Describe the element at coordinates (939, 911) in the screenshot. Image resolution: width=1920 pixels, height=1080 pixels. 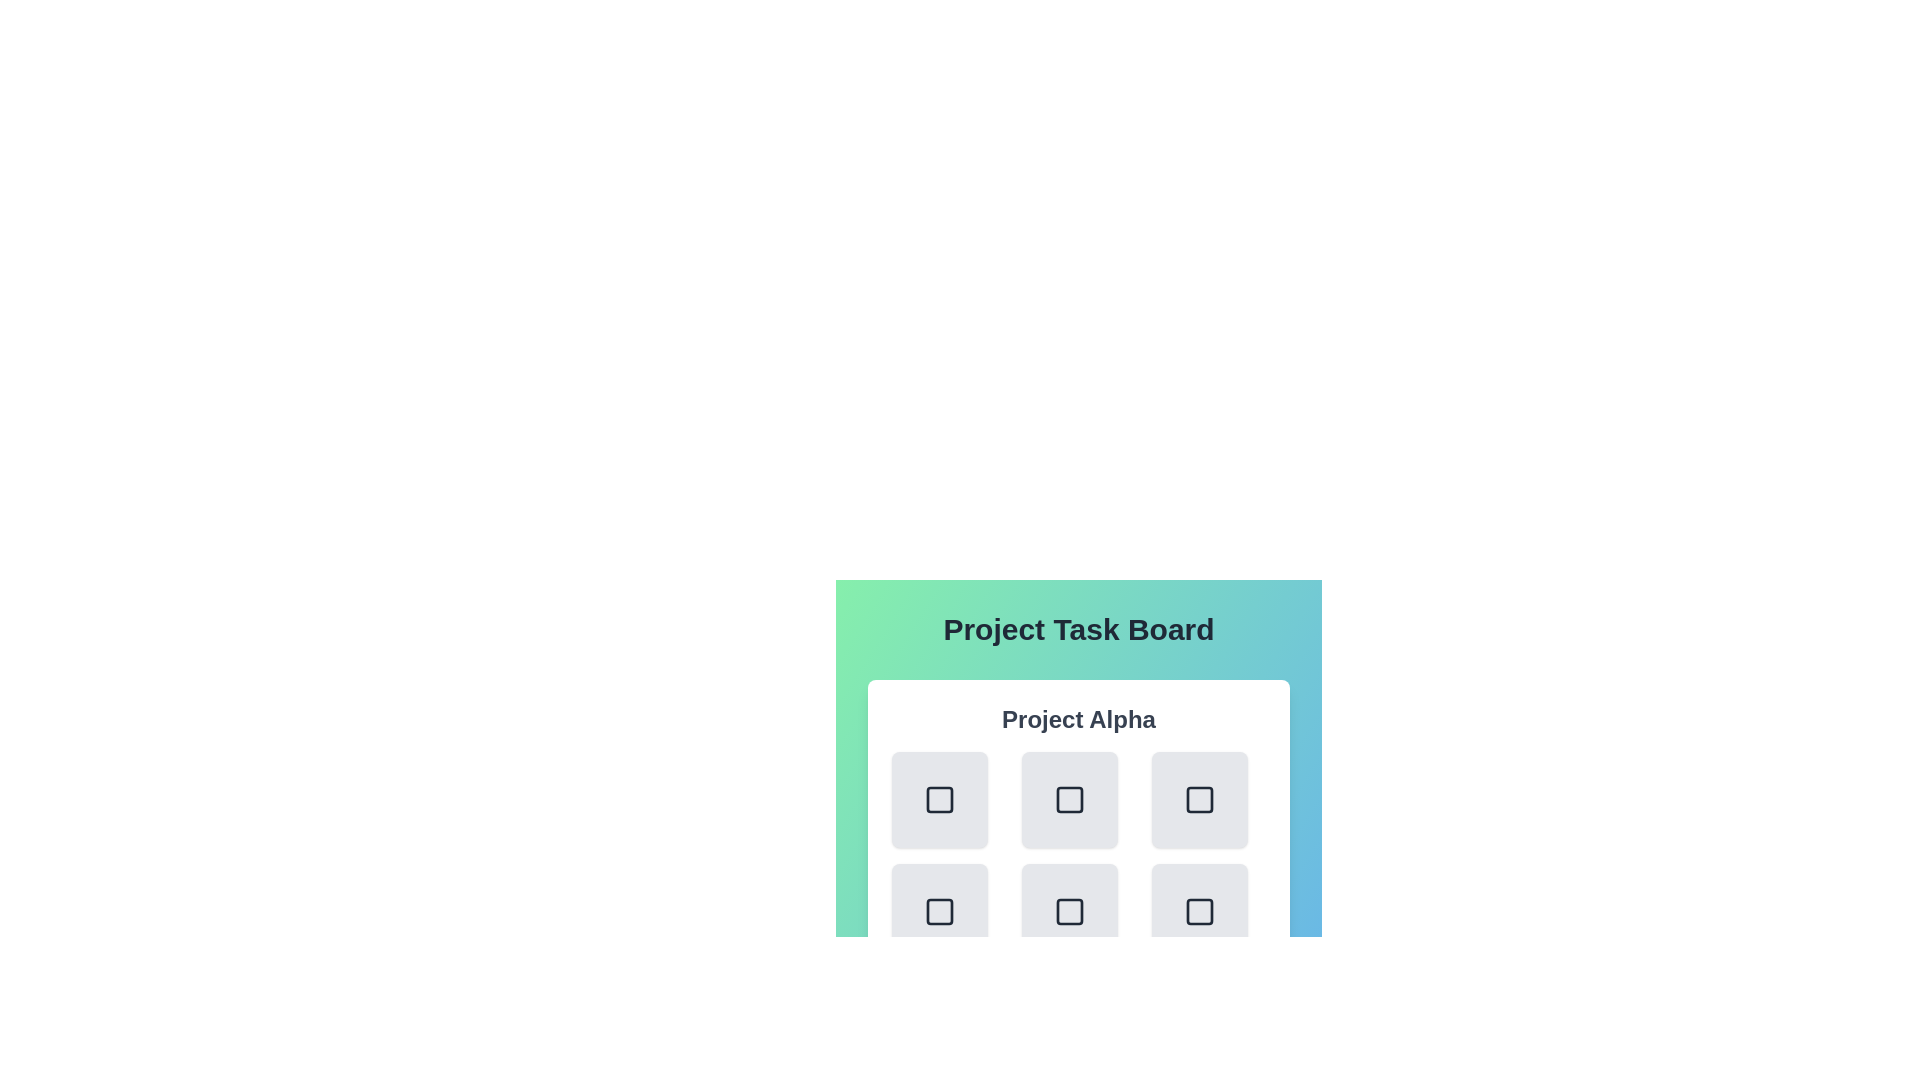
I see `the task button corresponding to task 3 in project Project Alpha` at that location.